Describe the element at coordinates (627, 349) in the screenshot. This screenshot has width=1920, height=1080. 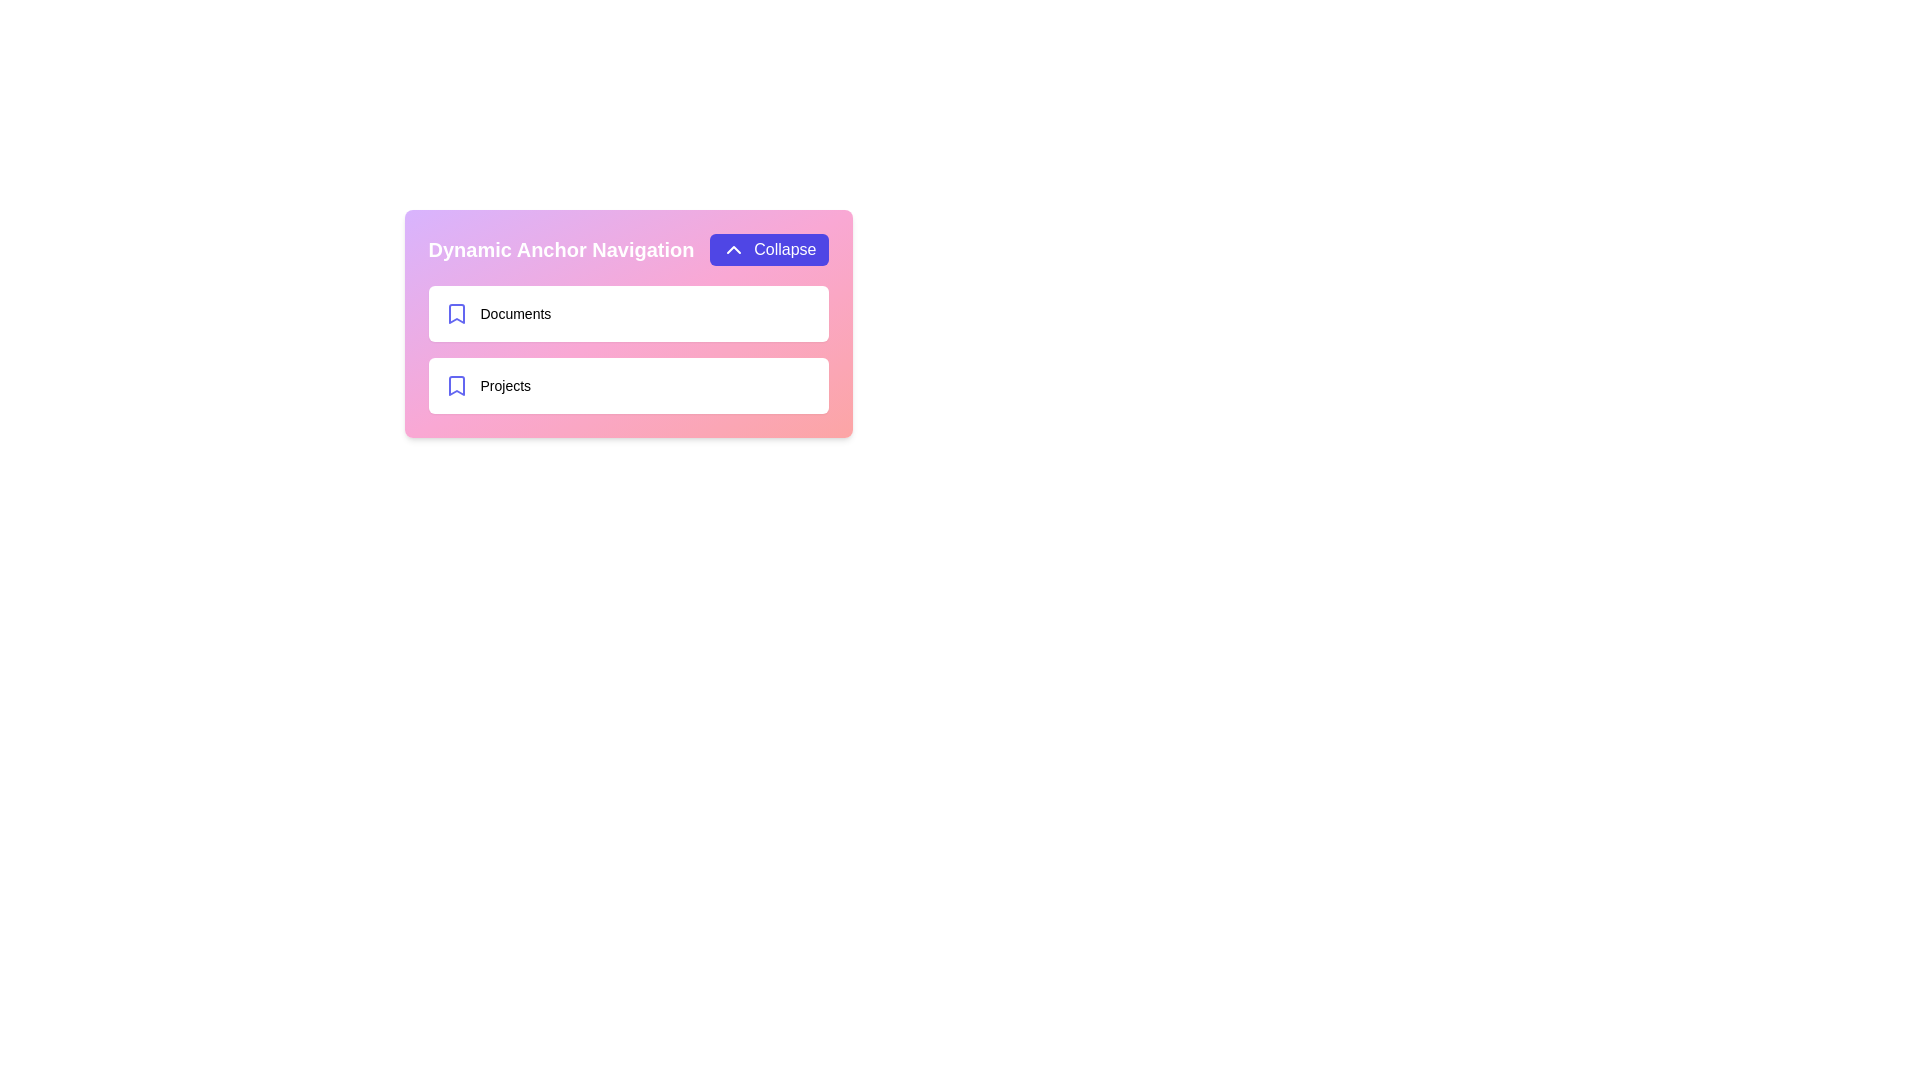
I see `the navigational grouping element that allows selection between 'Documents' and 'Projects', located beneath the 'Dynamic Anchor Navigation' header` at that location.